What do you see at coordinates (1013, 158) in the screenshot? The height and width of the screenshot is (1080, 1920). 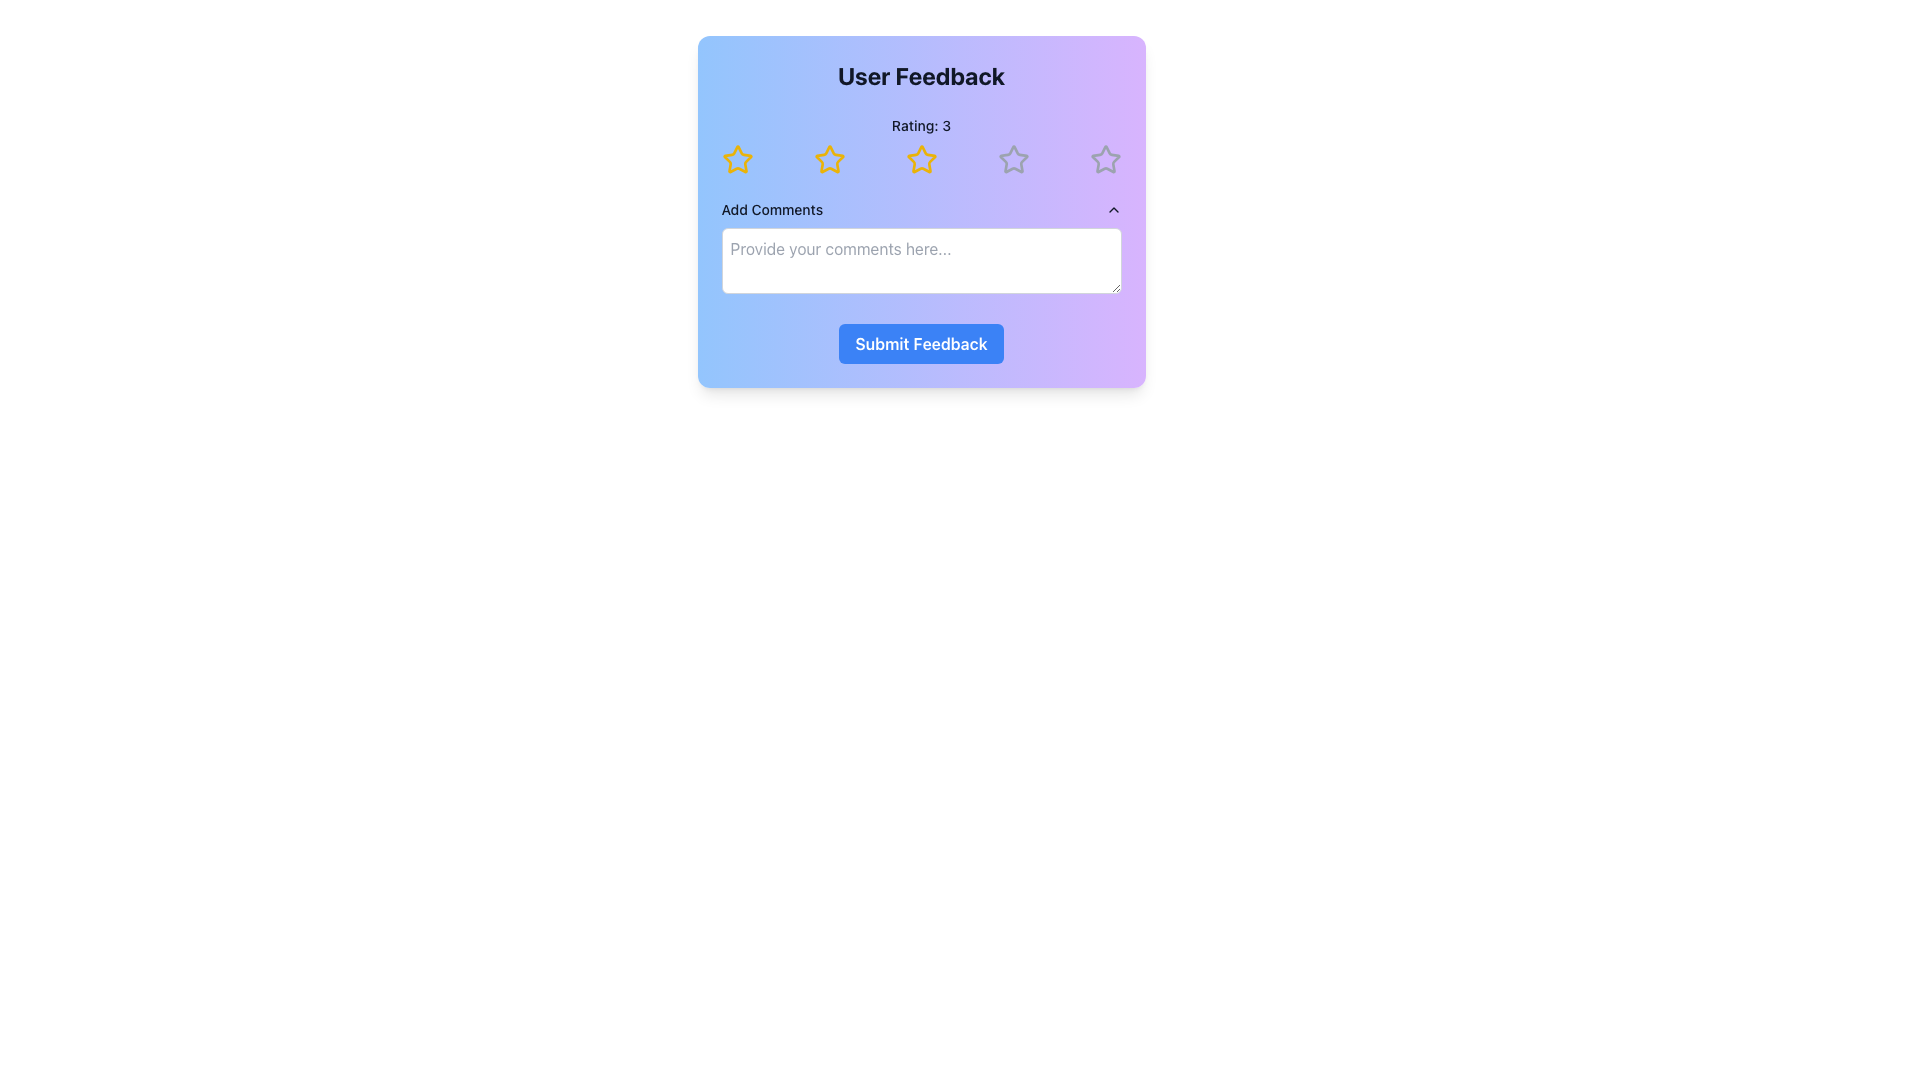 I see `the fifth star icon in the User Feedback form` at bounding box center [1013, 158].